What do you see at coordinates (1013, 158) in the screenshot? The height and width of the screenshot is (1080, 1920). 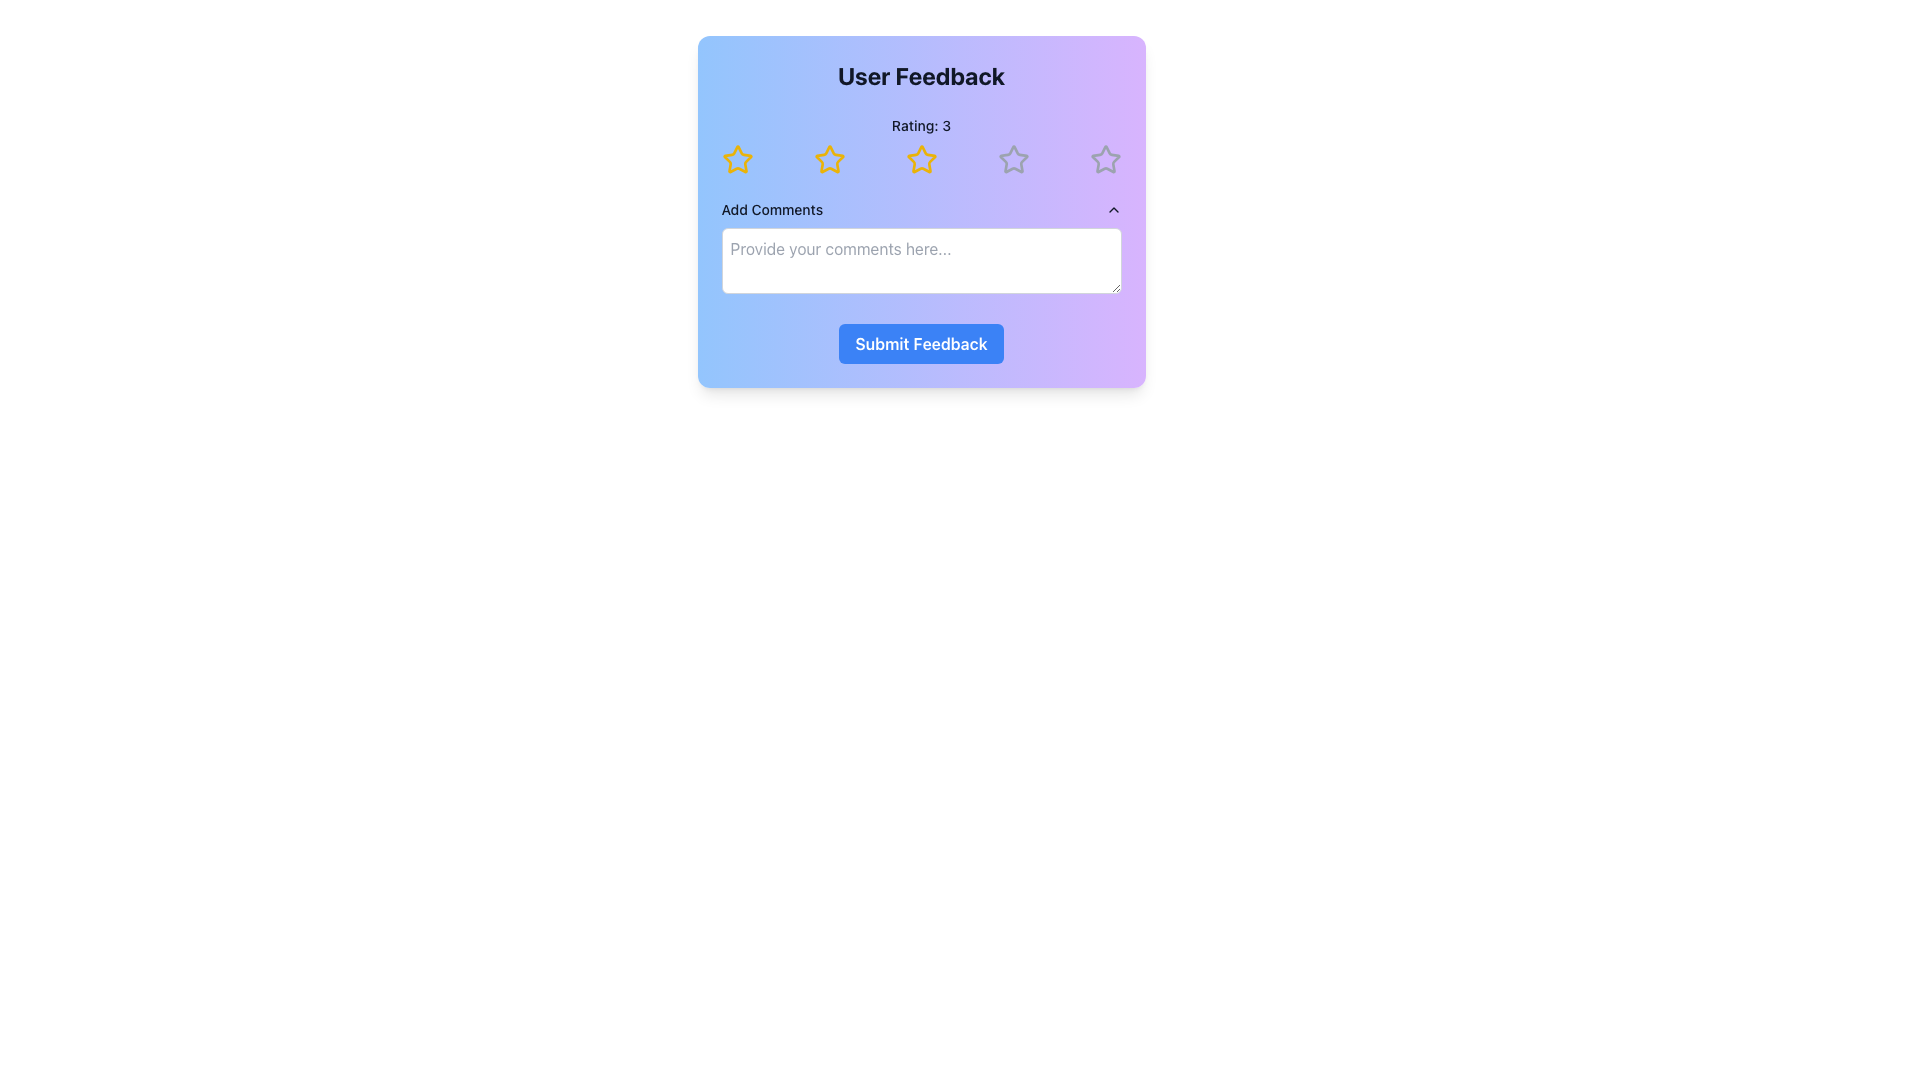 I see `the fifth star icon in the User Feedback form` at bounding box center [1013, 158].